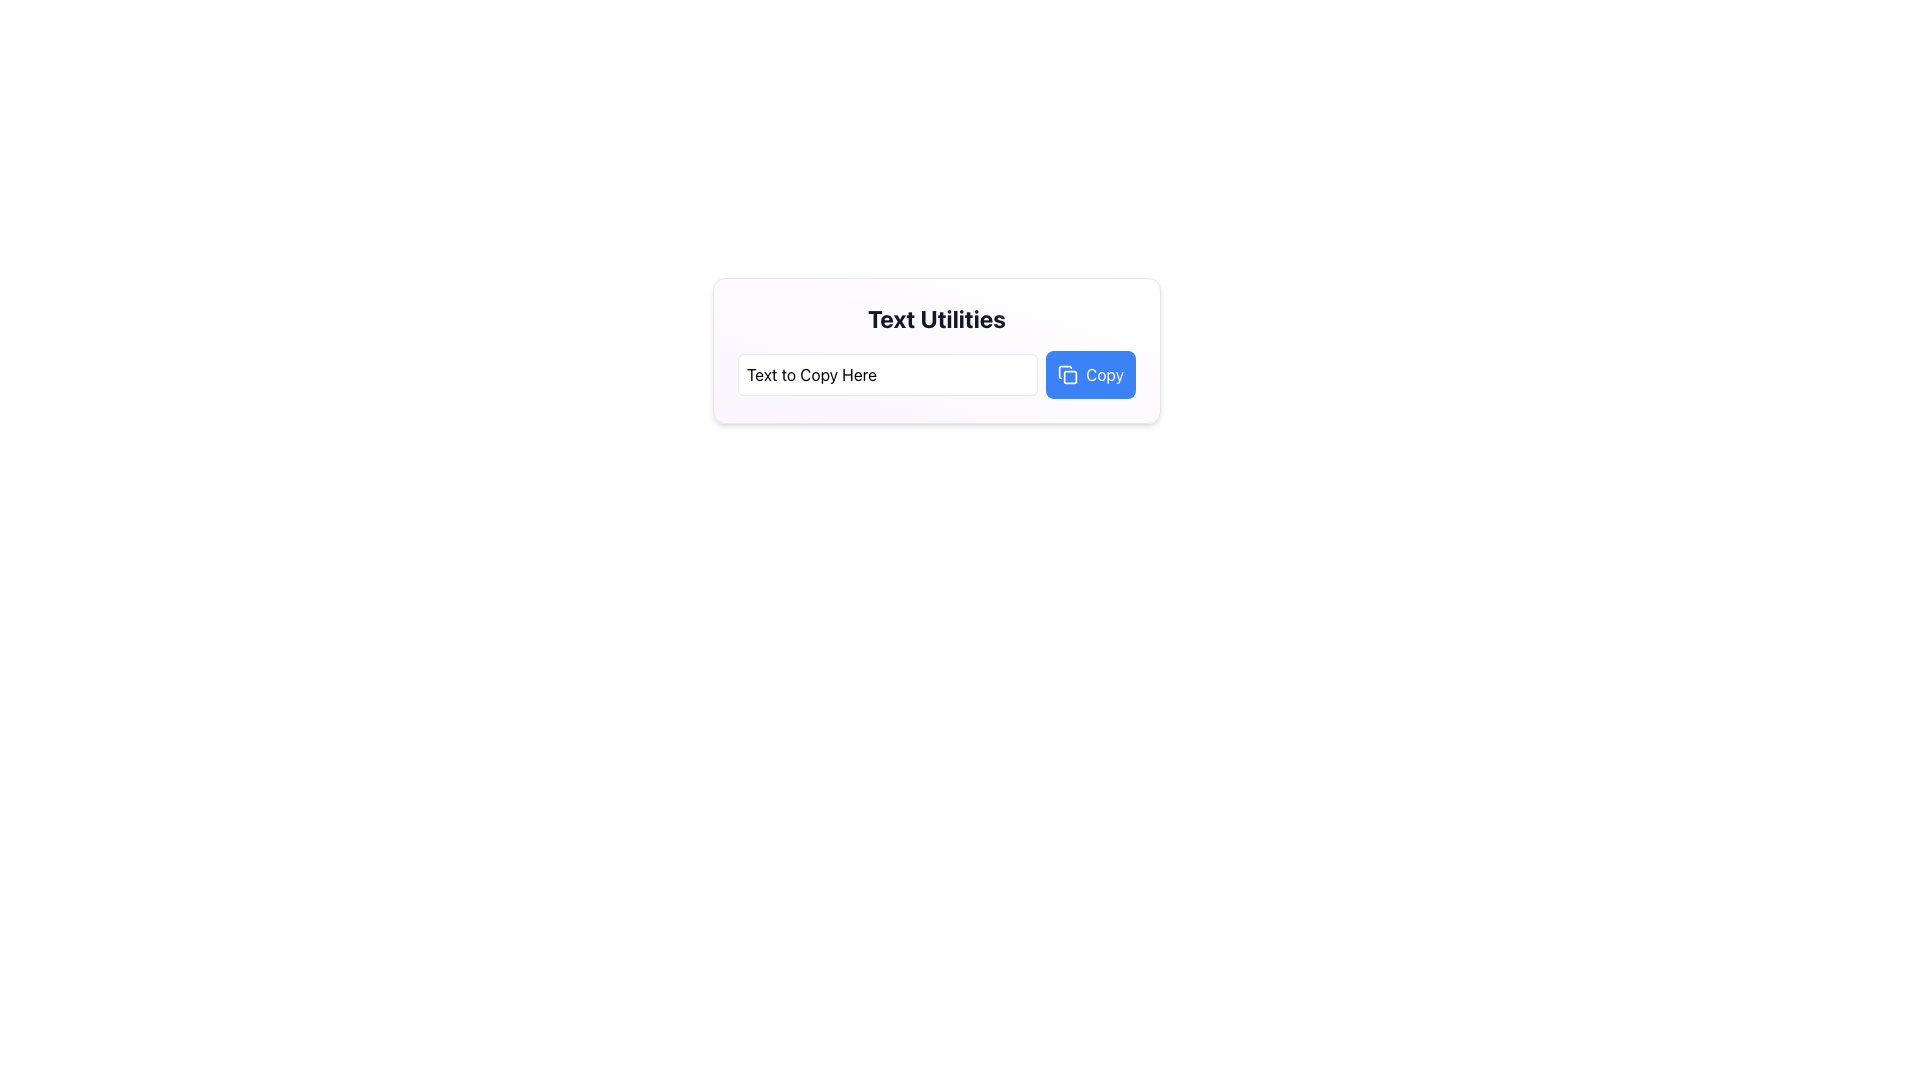 This screenshot has width=1920, height=1080. What do you see at coordinates (1089, 374) in the screenshot?
I see `the 'Copy' button with a blue background and clipboard icon` at bounding box center [1089, 374].